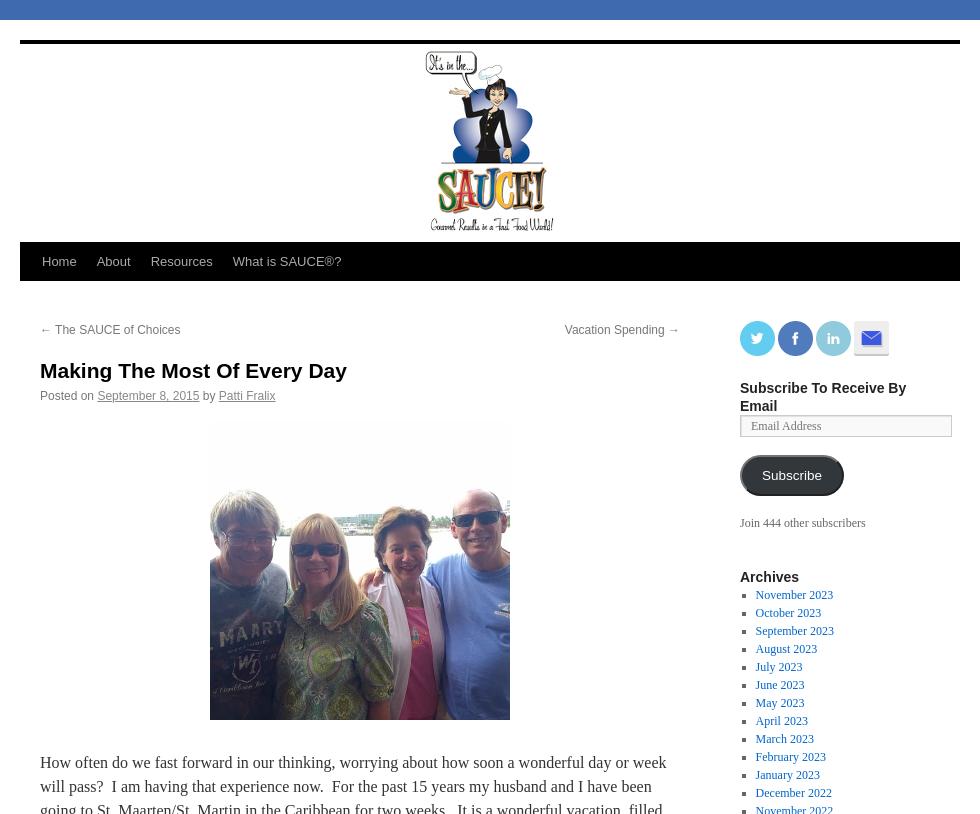 The width and height of the screenshot is (980, 814). I want to click on 'Posted on', so click(67, 396).